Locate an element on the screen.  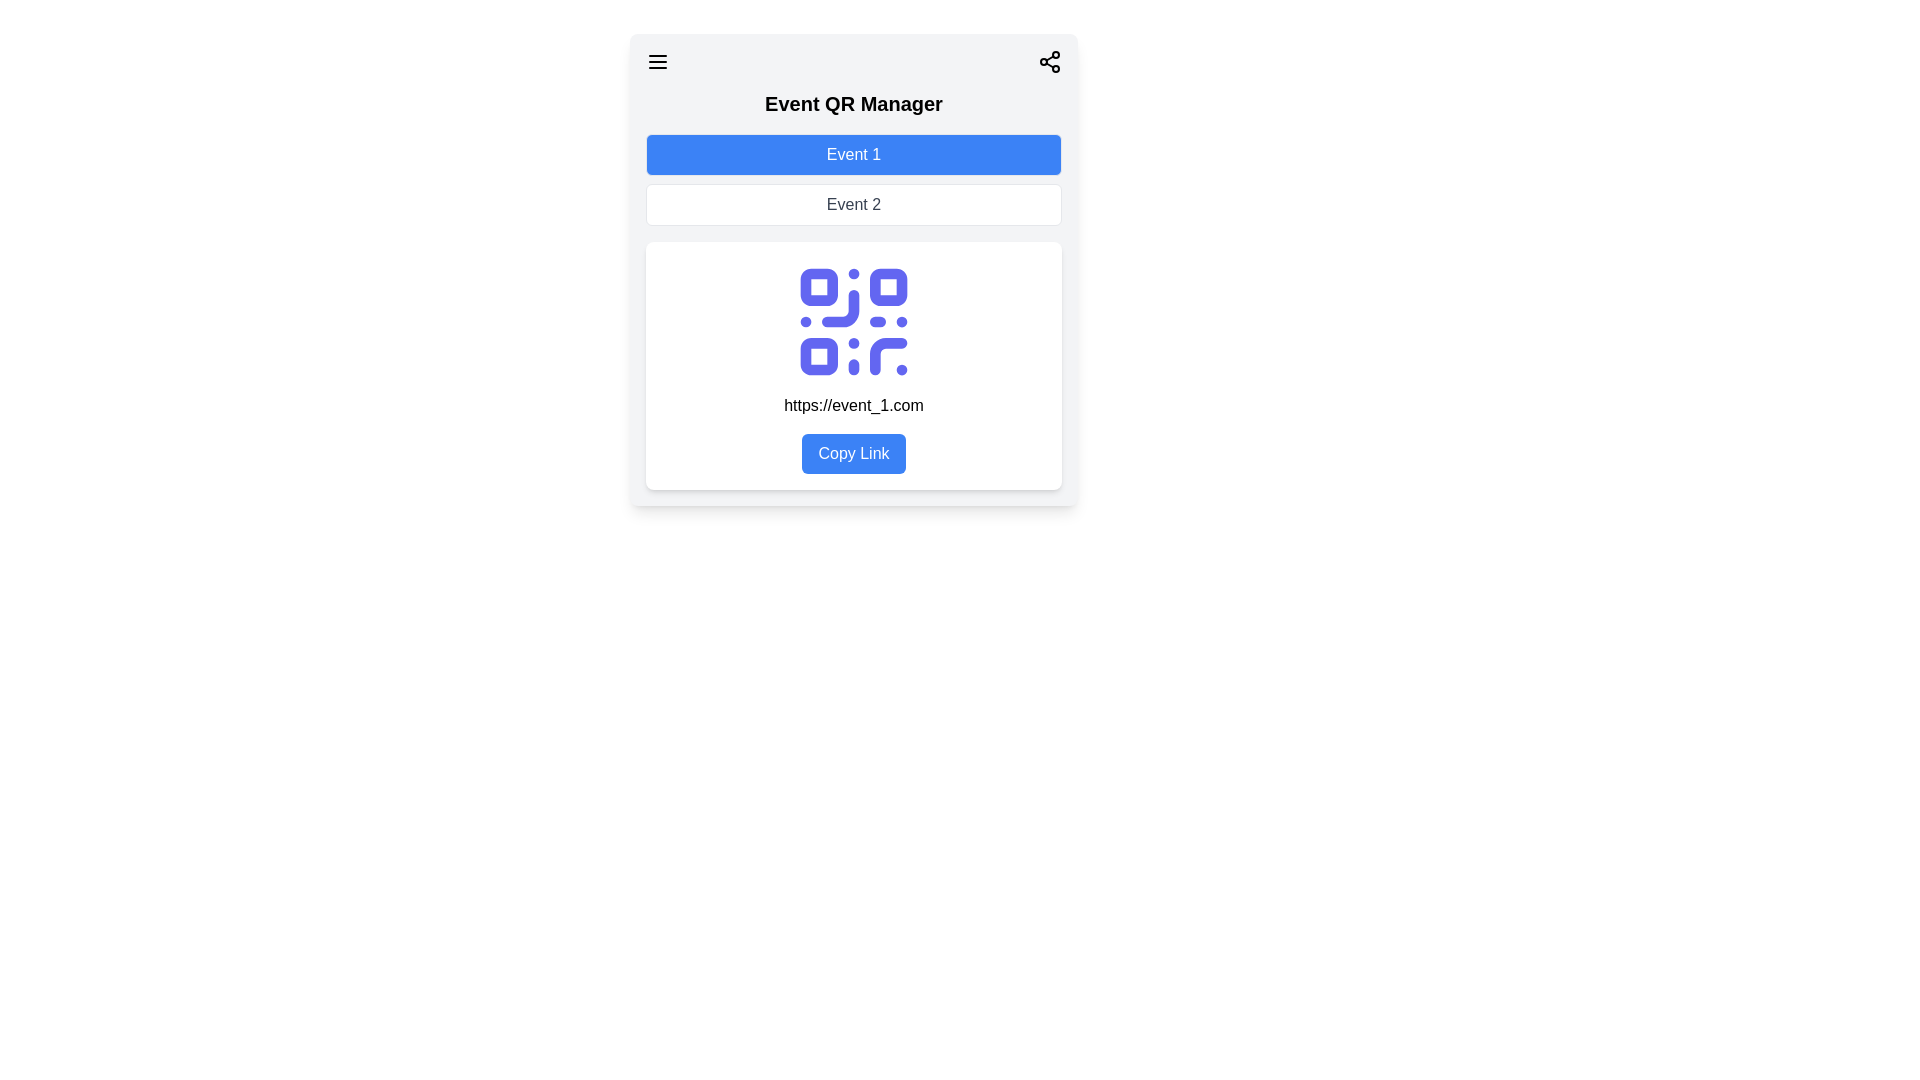
the Text Display element that shows a URL, positioned centrally below the QR code and above the 'Copy Link' button is located at coordinates (854, 405).